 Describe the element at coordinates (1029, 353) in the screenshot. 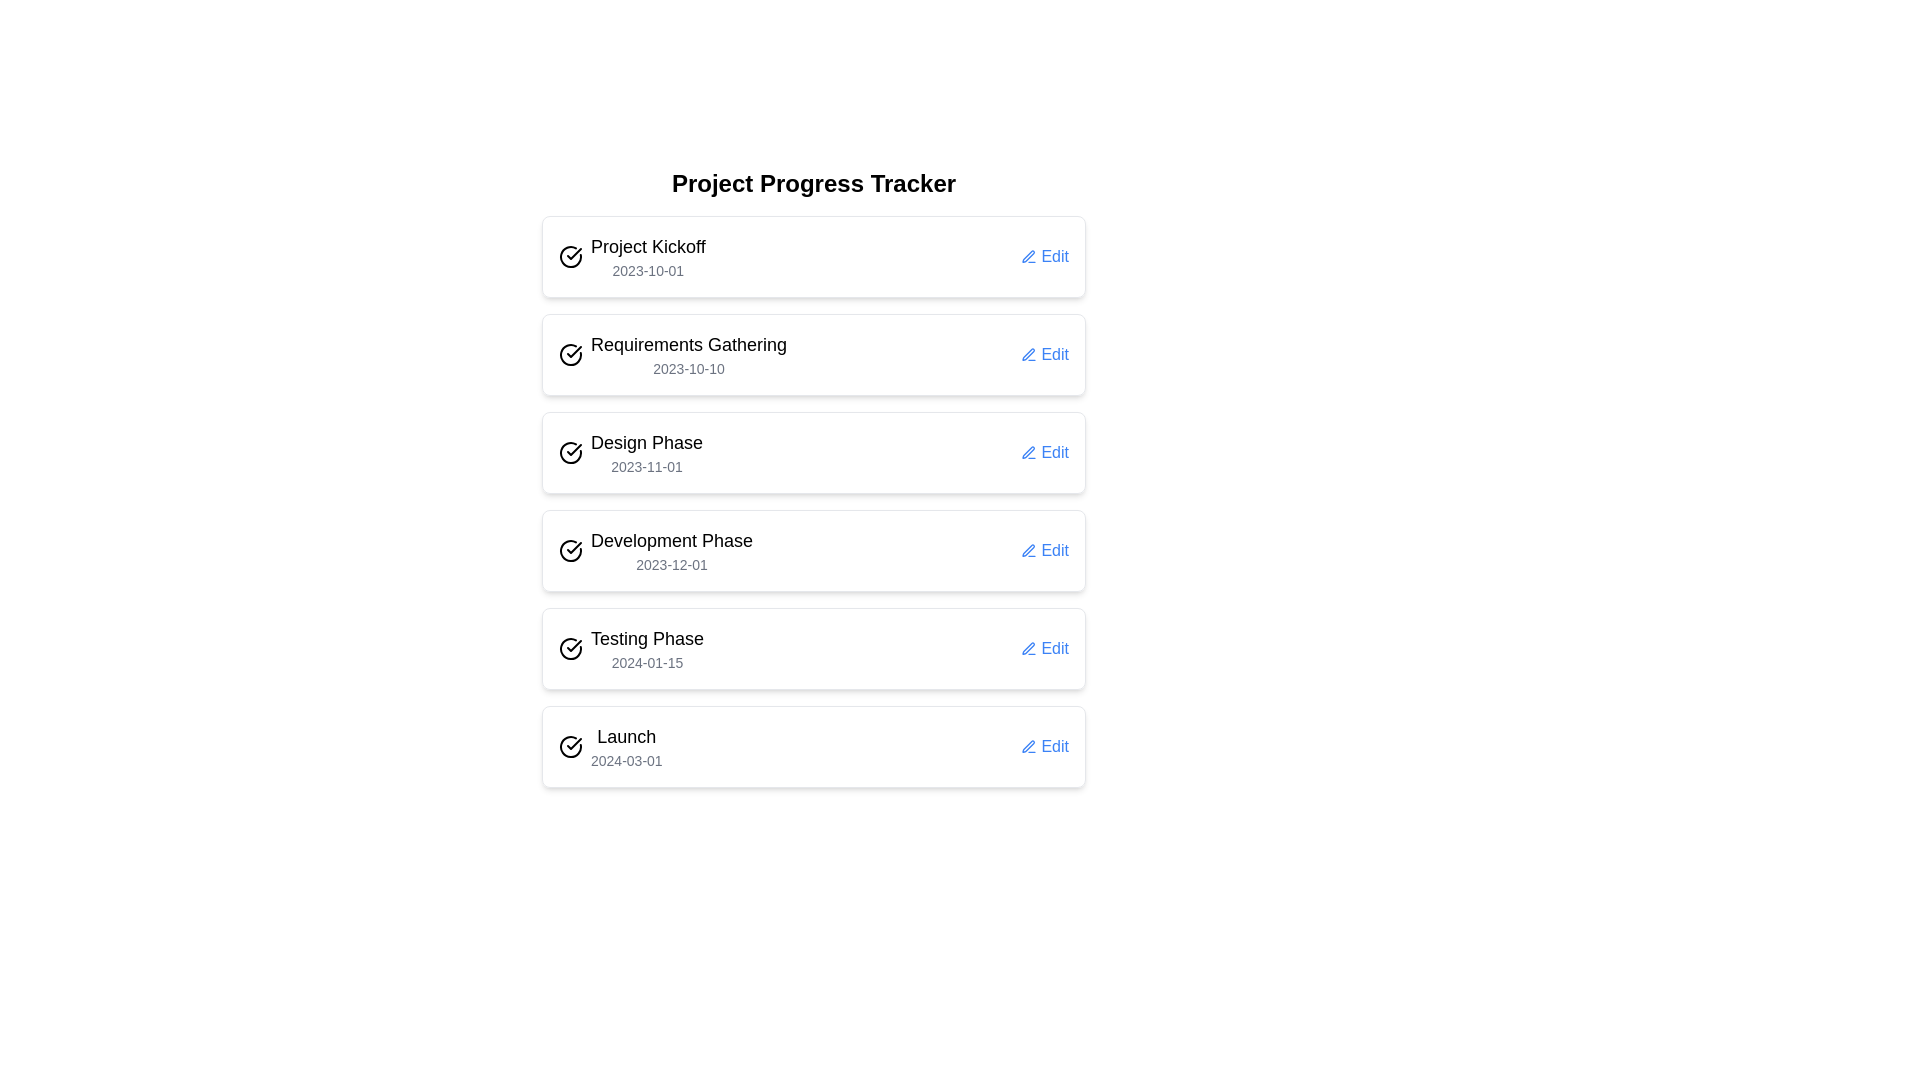

I see `the pen icon located in the second card of a vertical list, which is positioned to the right of the card's content and to the left of the 'Edit' text` at that location.